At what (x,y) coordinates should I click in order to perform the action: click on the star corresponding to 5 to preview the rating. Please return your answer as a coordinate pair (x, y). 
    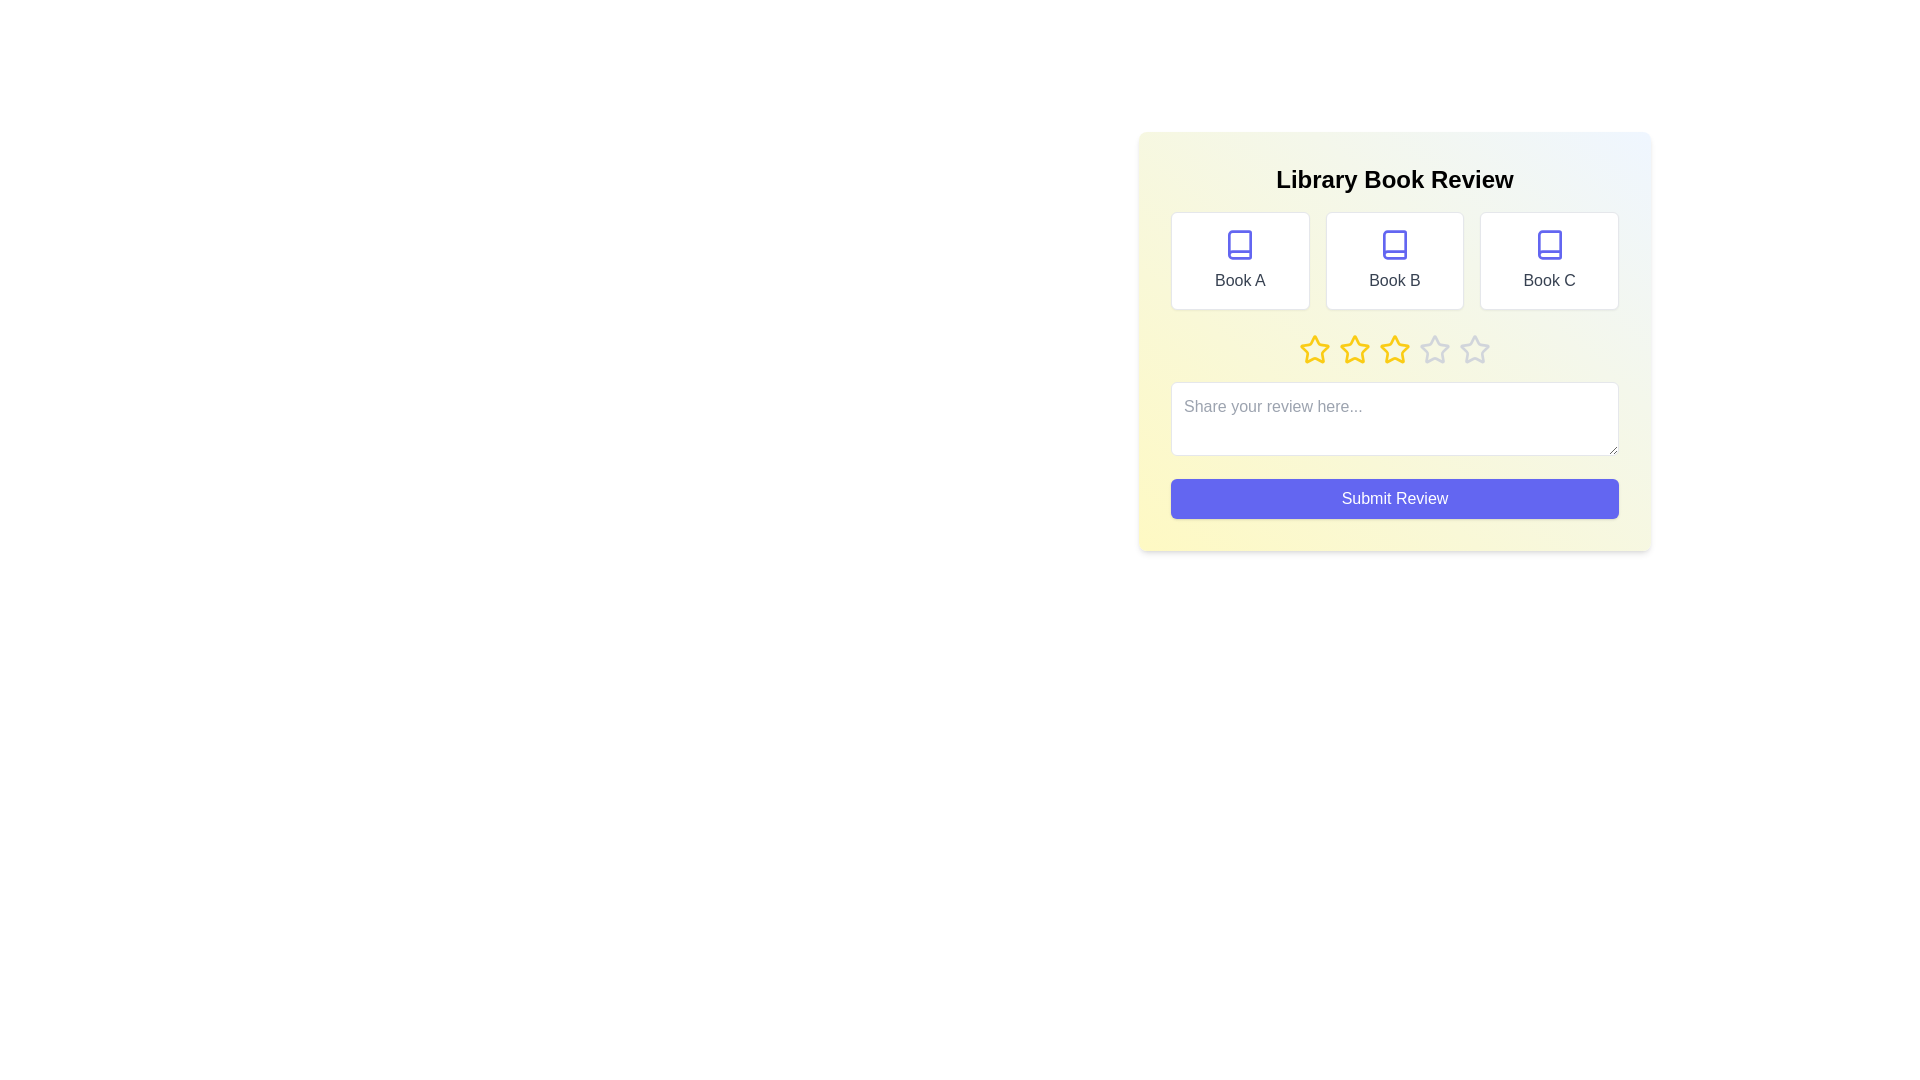
    Looking at the image, I should click on (1474, 349).